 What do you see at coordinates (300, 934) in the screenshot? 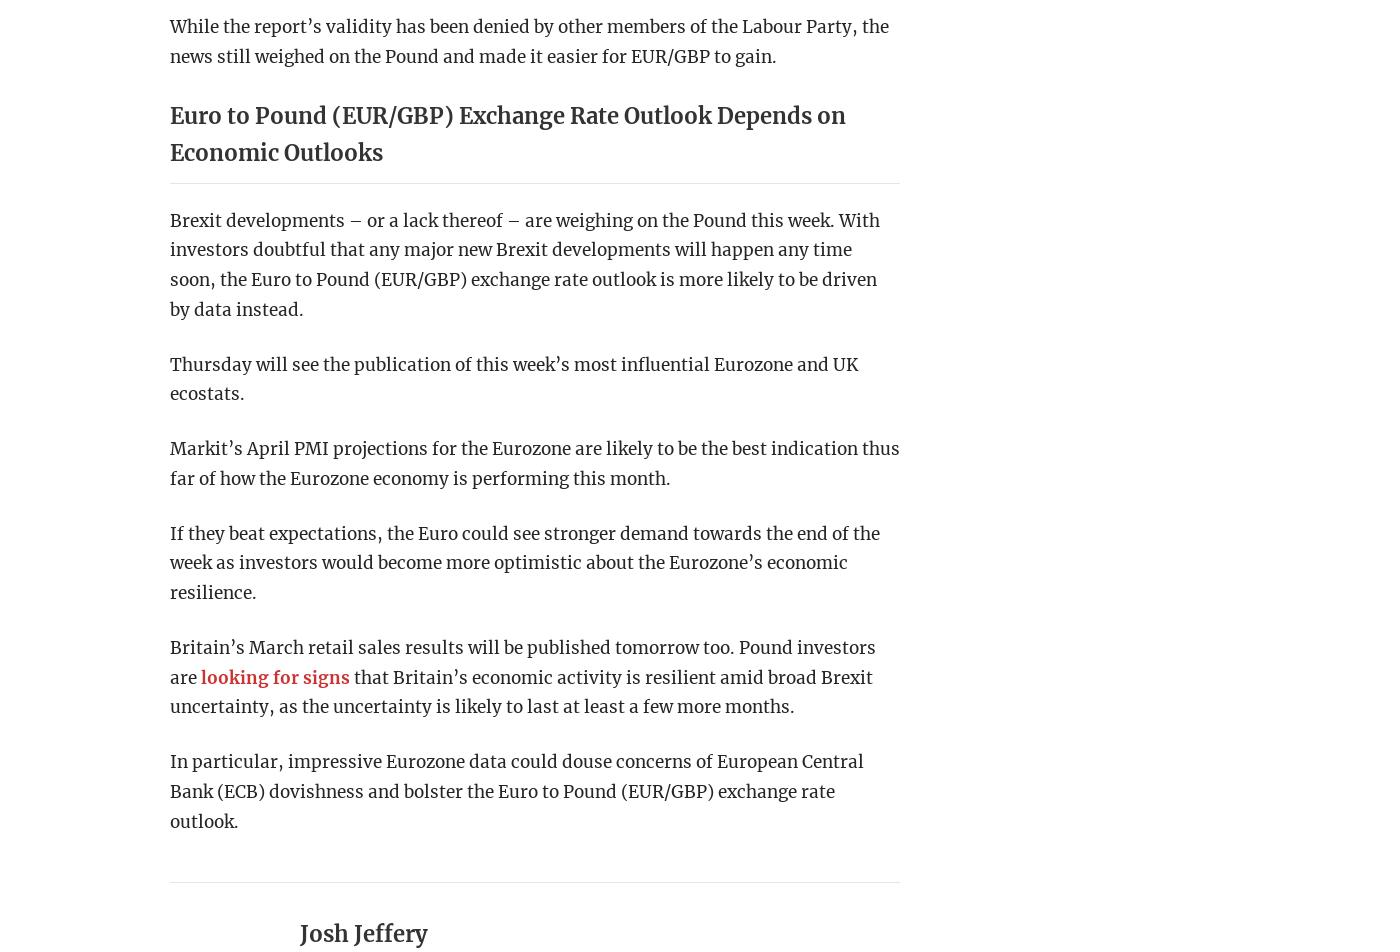
I see `'Josh Jeffery'` at bounding box center [300, 934].